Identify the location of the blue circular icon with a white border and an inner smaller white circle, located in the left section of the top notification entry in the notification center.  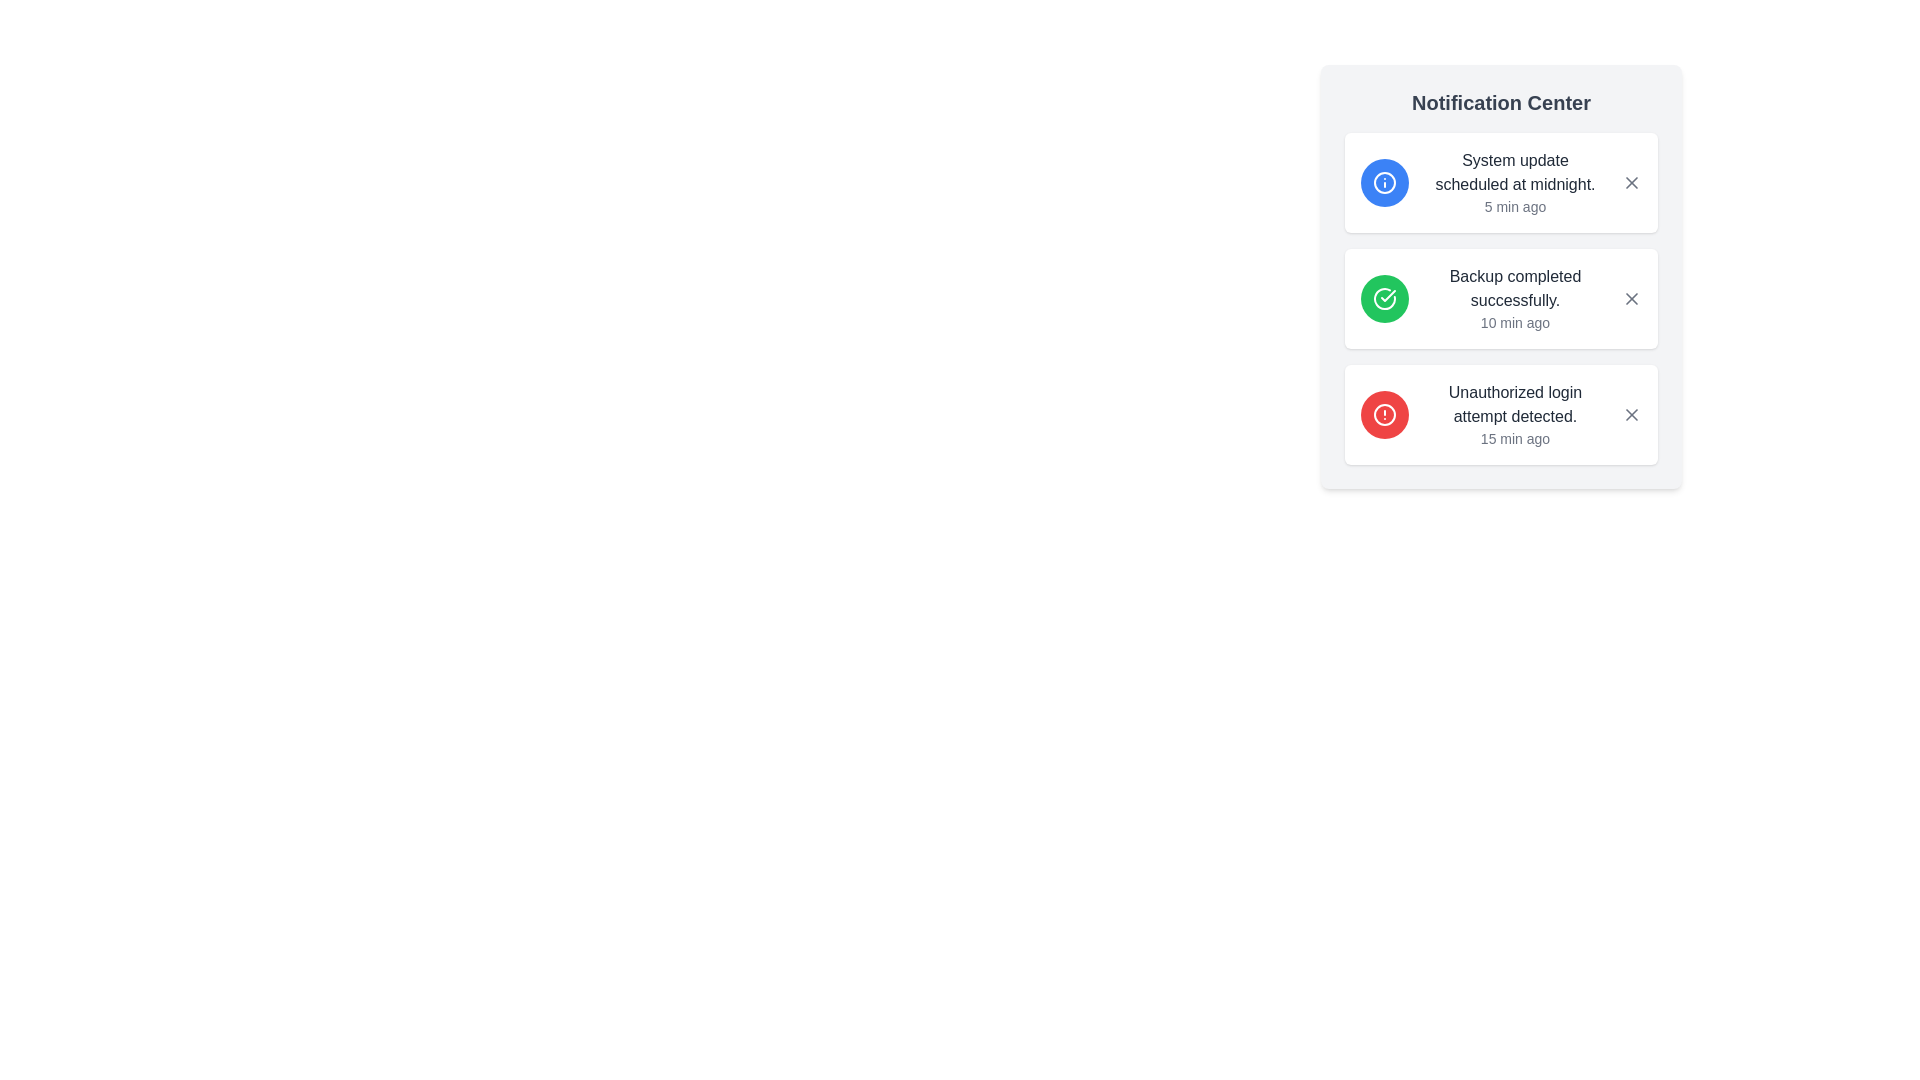
(1384, 182).